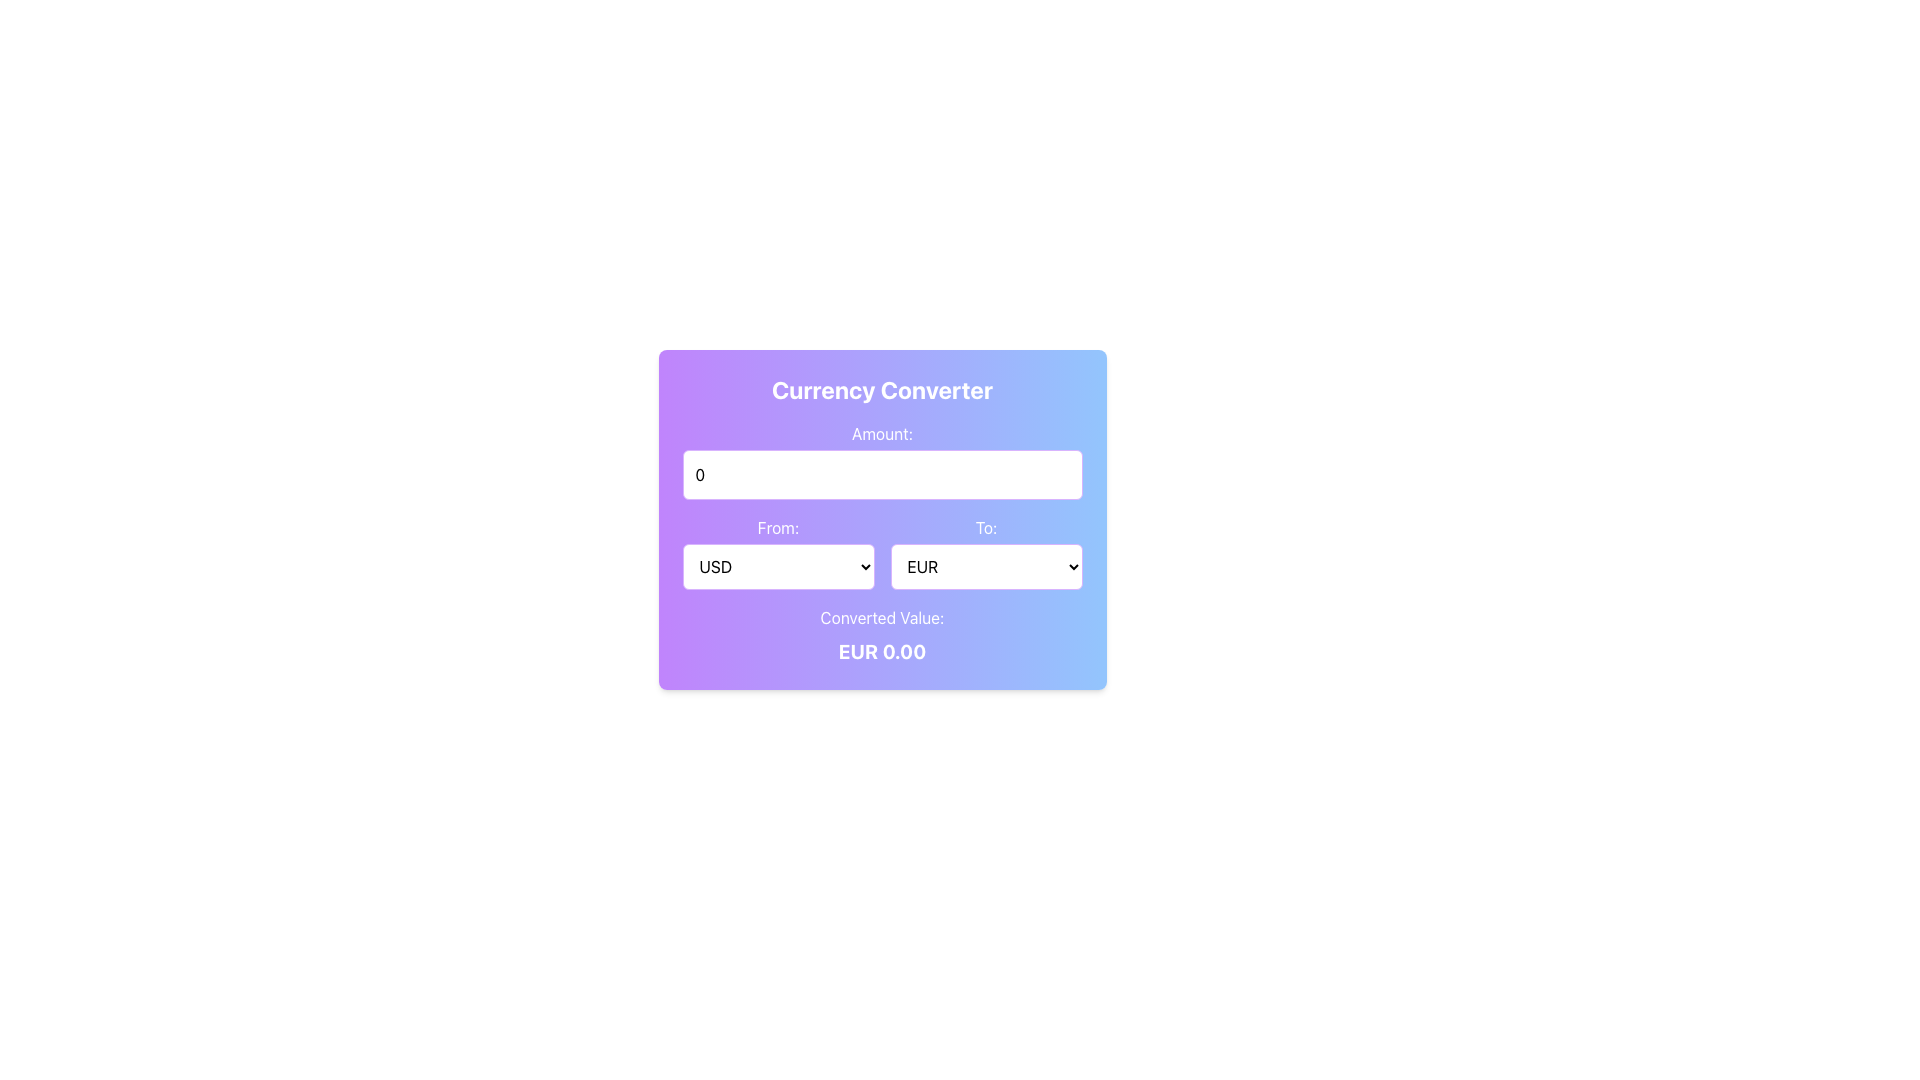  Describe the element at coordinates (881, 461) in the screenshot. I see `the input field for number entry located beneath the 'Currency Converter' title to indicate focus` at that location.